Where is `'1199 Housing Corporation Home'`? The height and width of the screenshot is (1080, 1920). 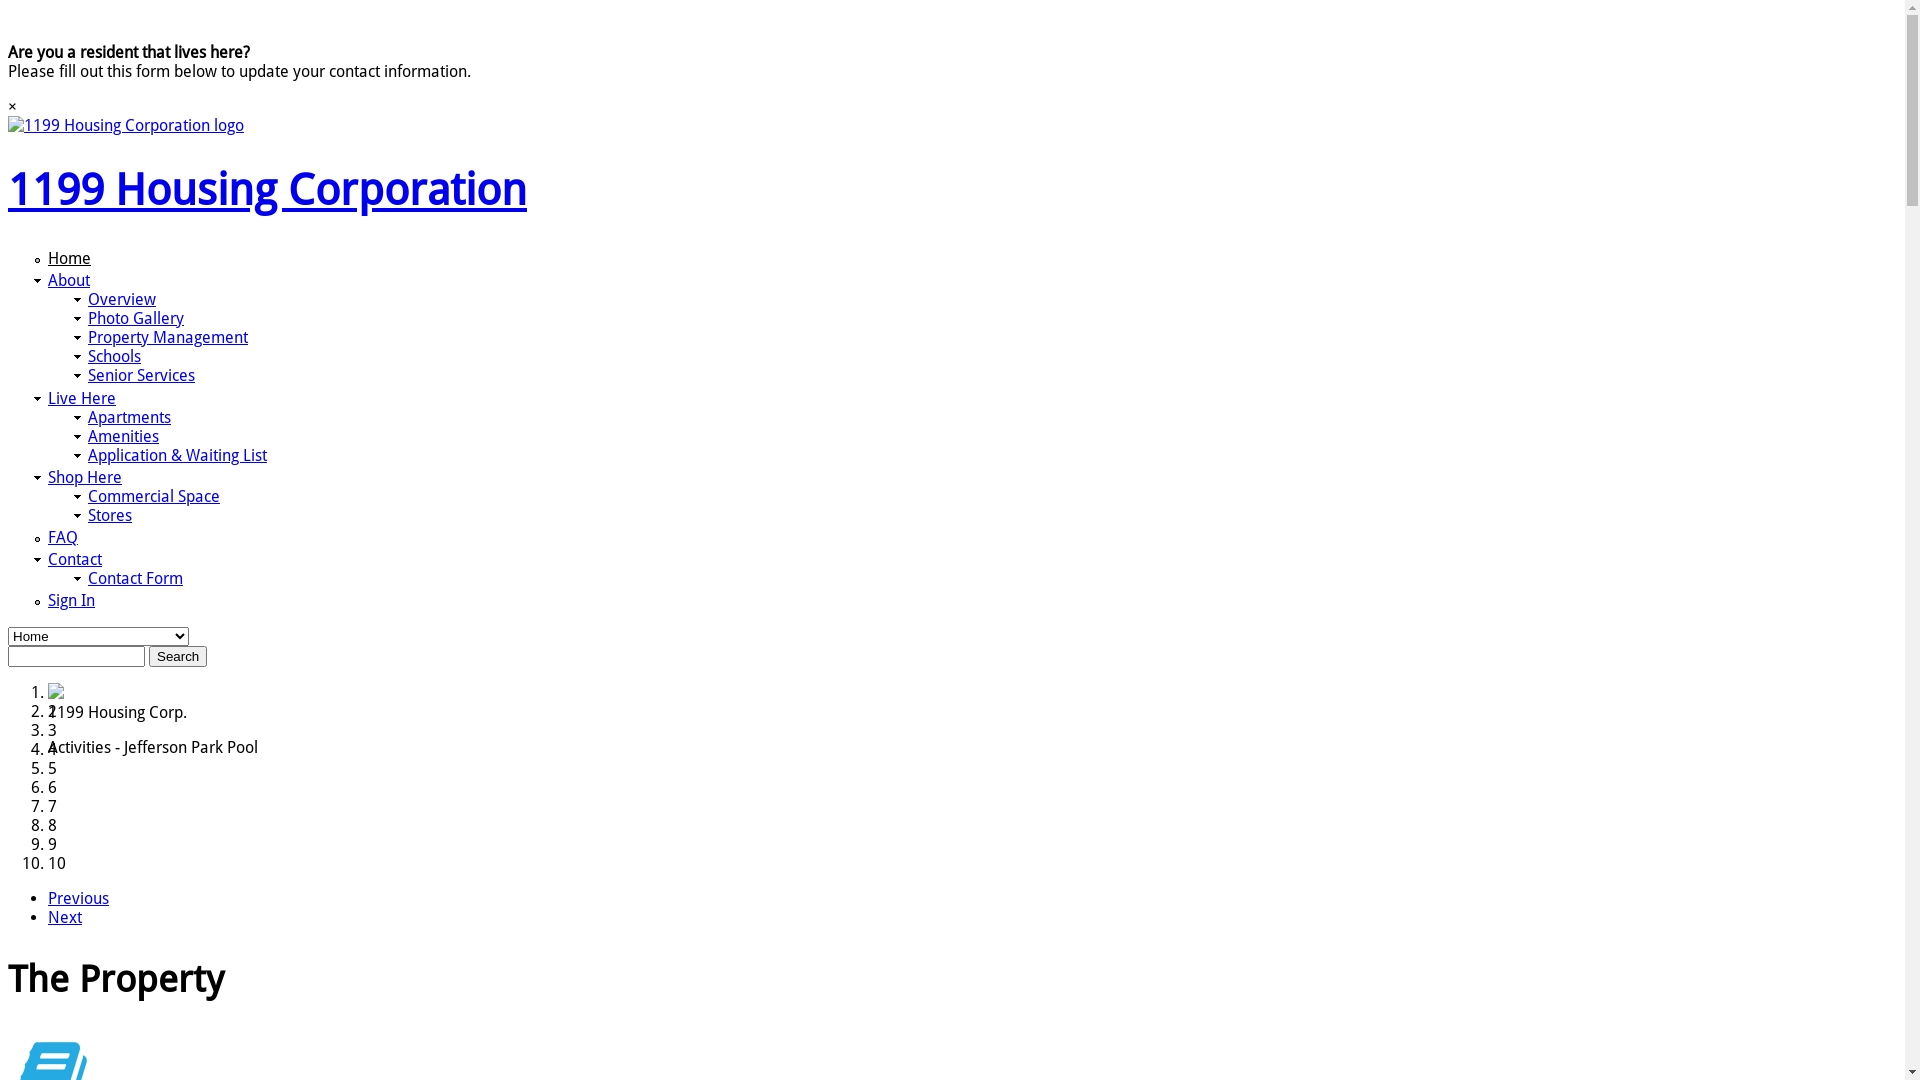
'1199 Housing Corporation Home' is located at coordinates (124, 125).